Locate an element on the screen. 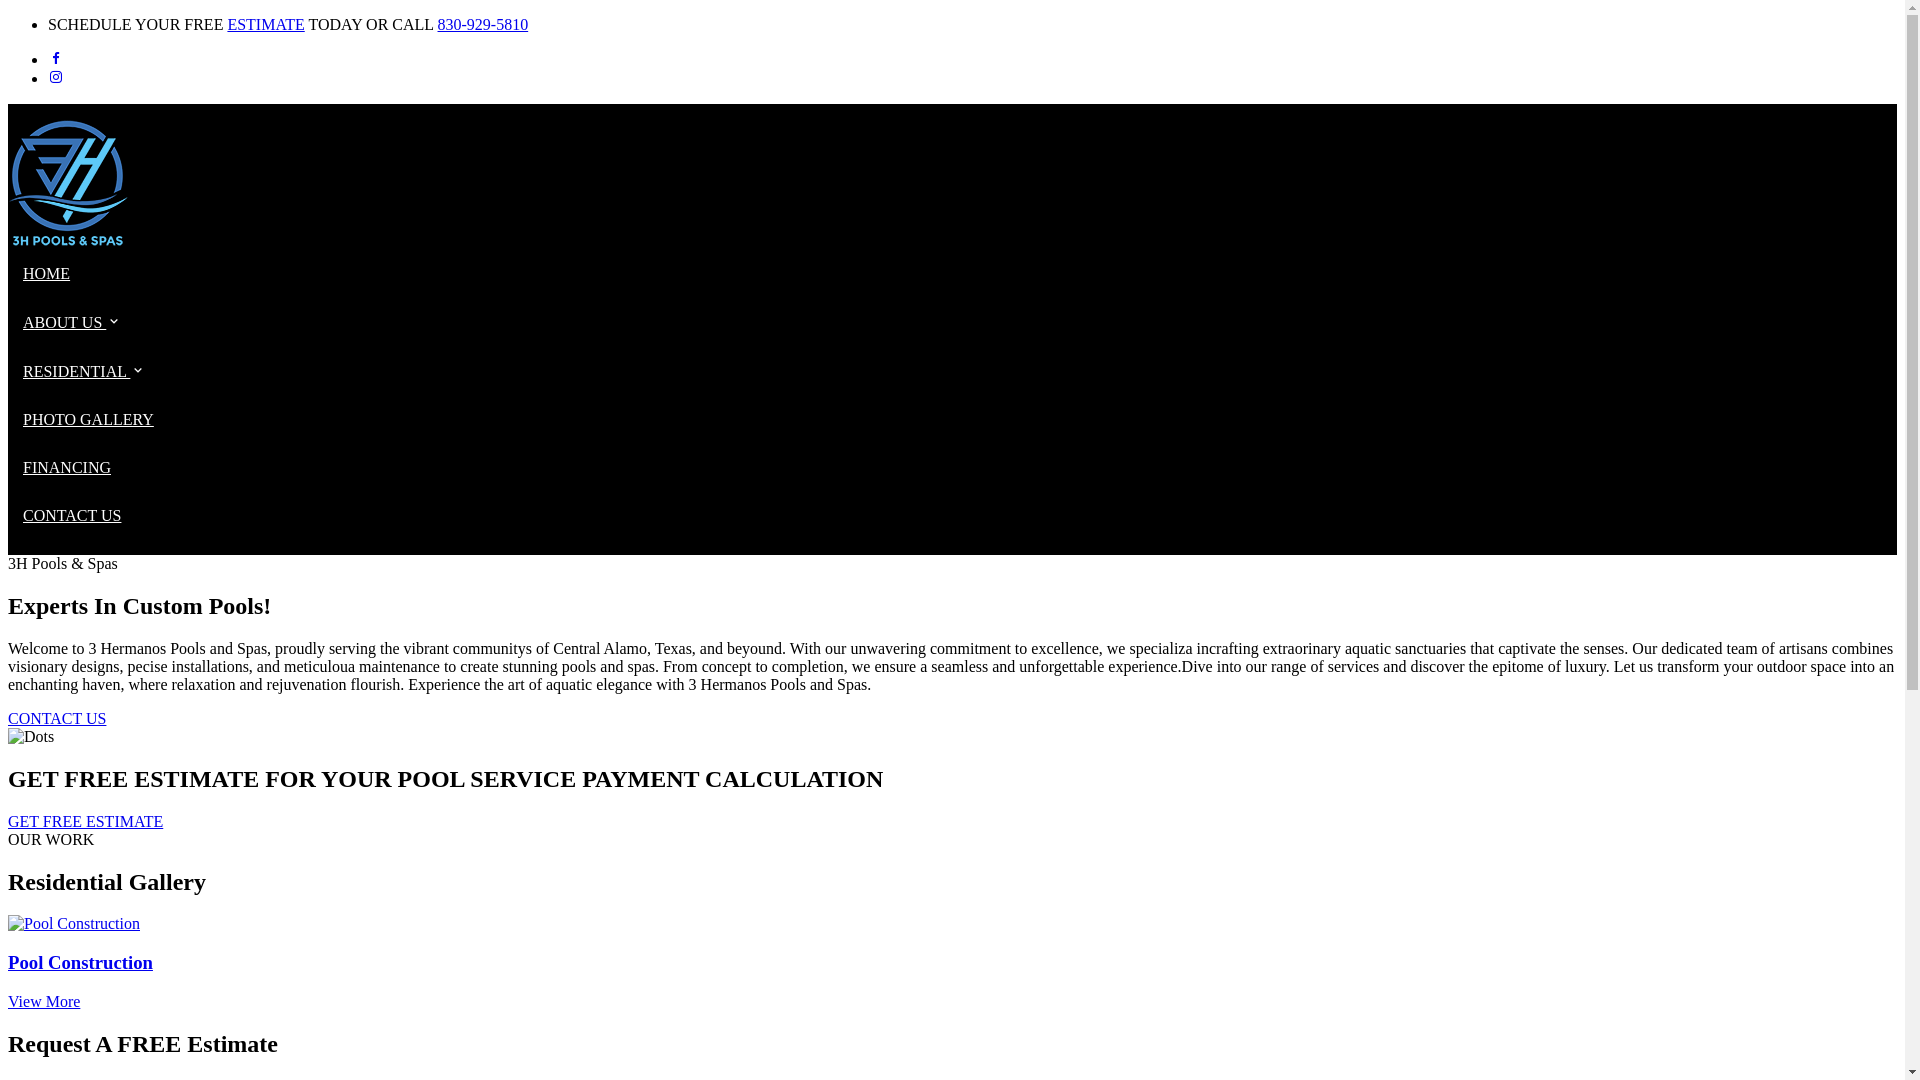  '830-929-5810' is located at coordinates (483, 24).